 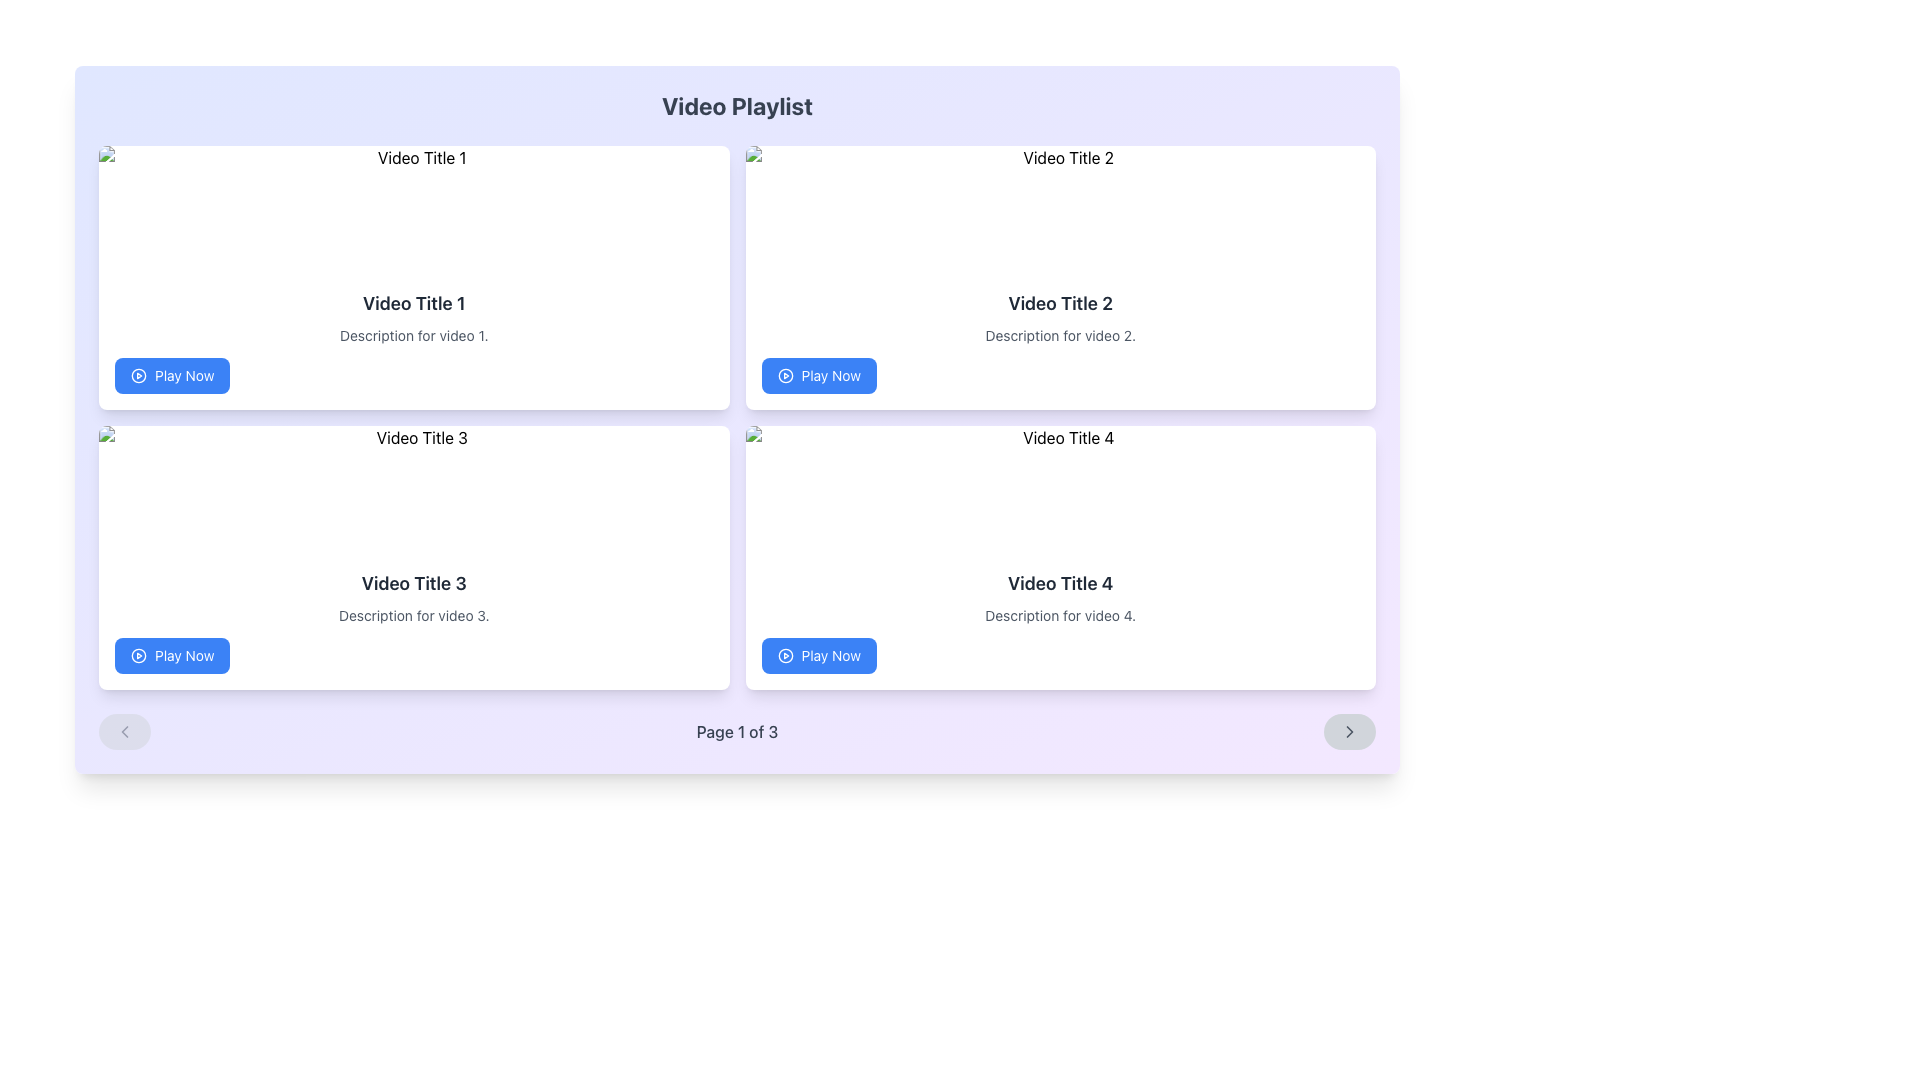 I want to click on the text label containing 'Description for video 1.' which is styled in gray and positioned below 'Video Title 1' within the card layout, so click(x=413, y=334).